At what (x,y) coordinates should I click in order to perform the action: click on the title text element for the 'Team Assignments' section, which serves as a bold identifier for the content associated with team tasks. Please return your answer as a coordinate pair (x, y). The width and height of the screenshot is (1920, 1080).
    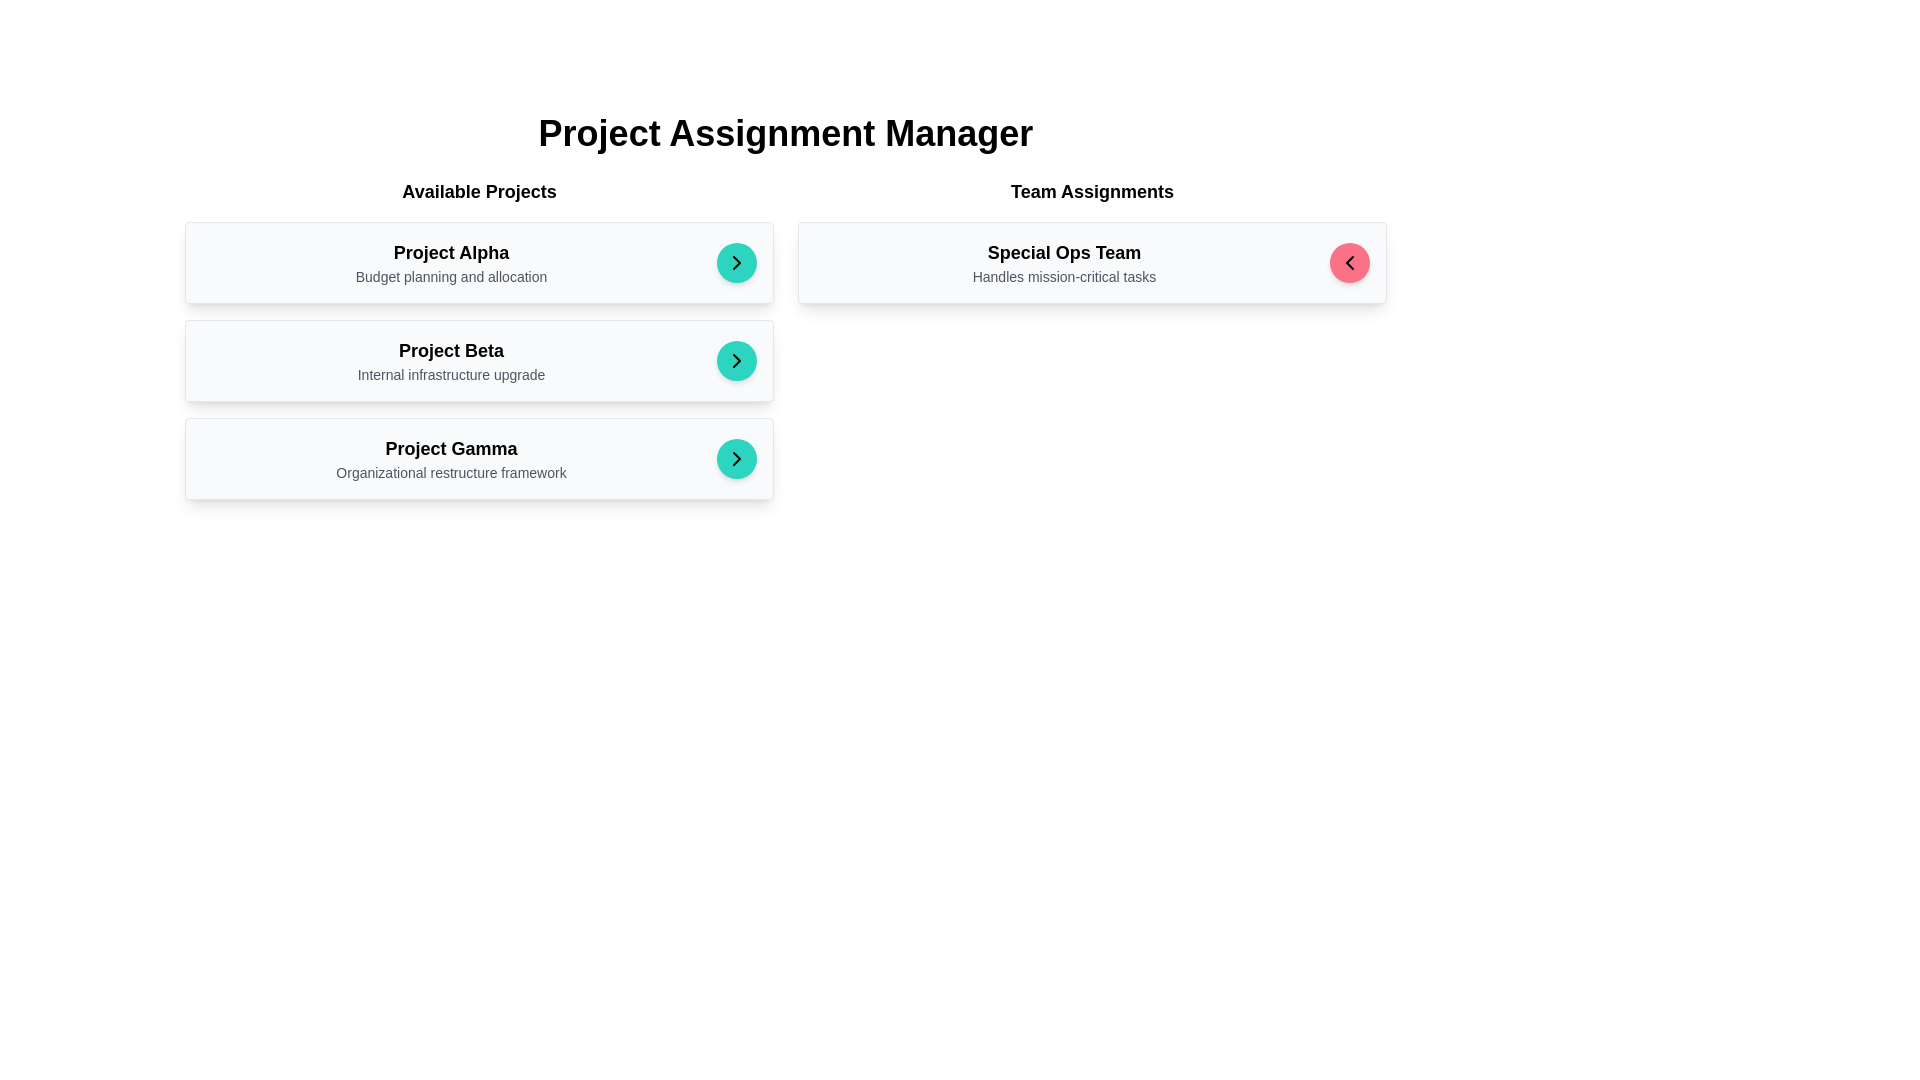
    Looking at the image, I should click on (1063, 252).